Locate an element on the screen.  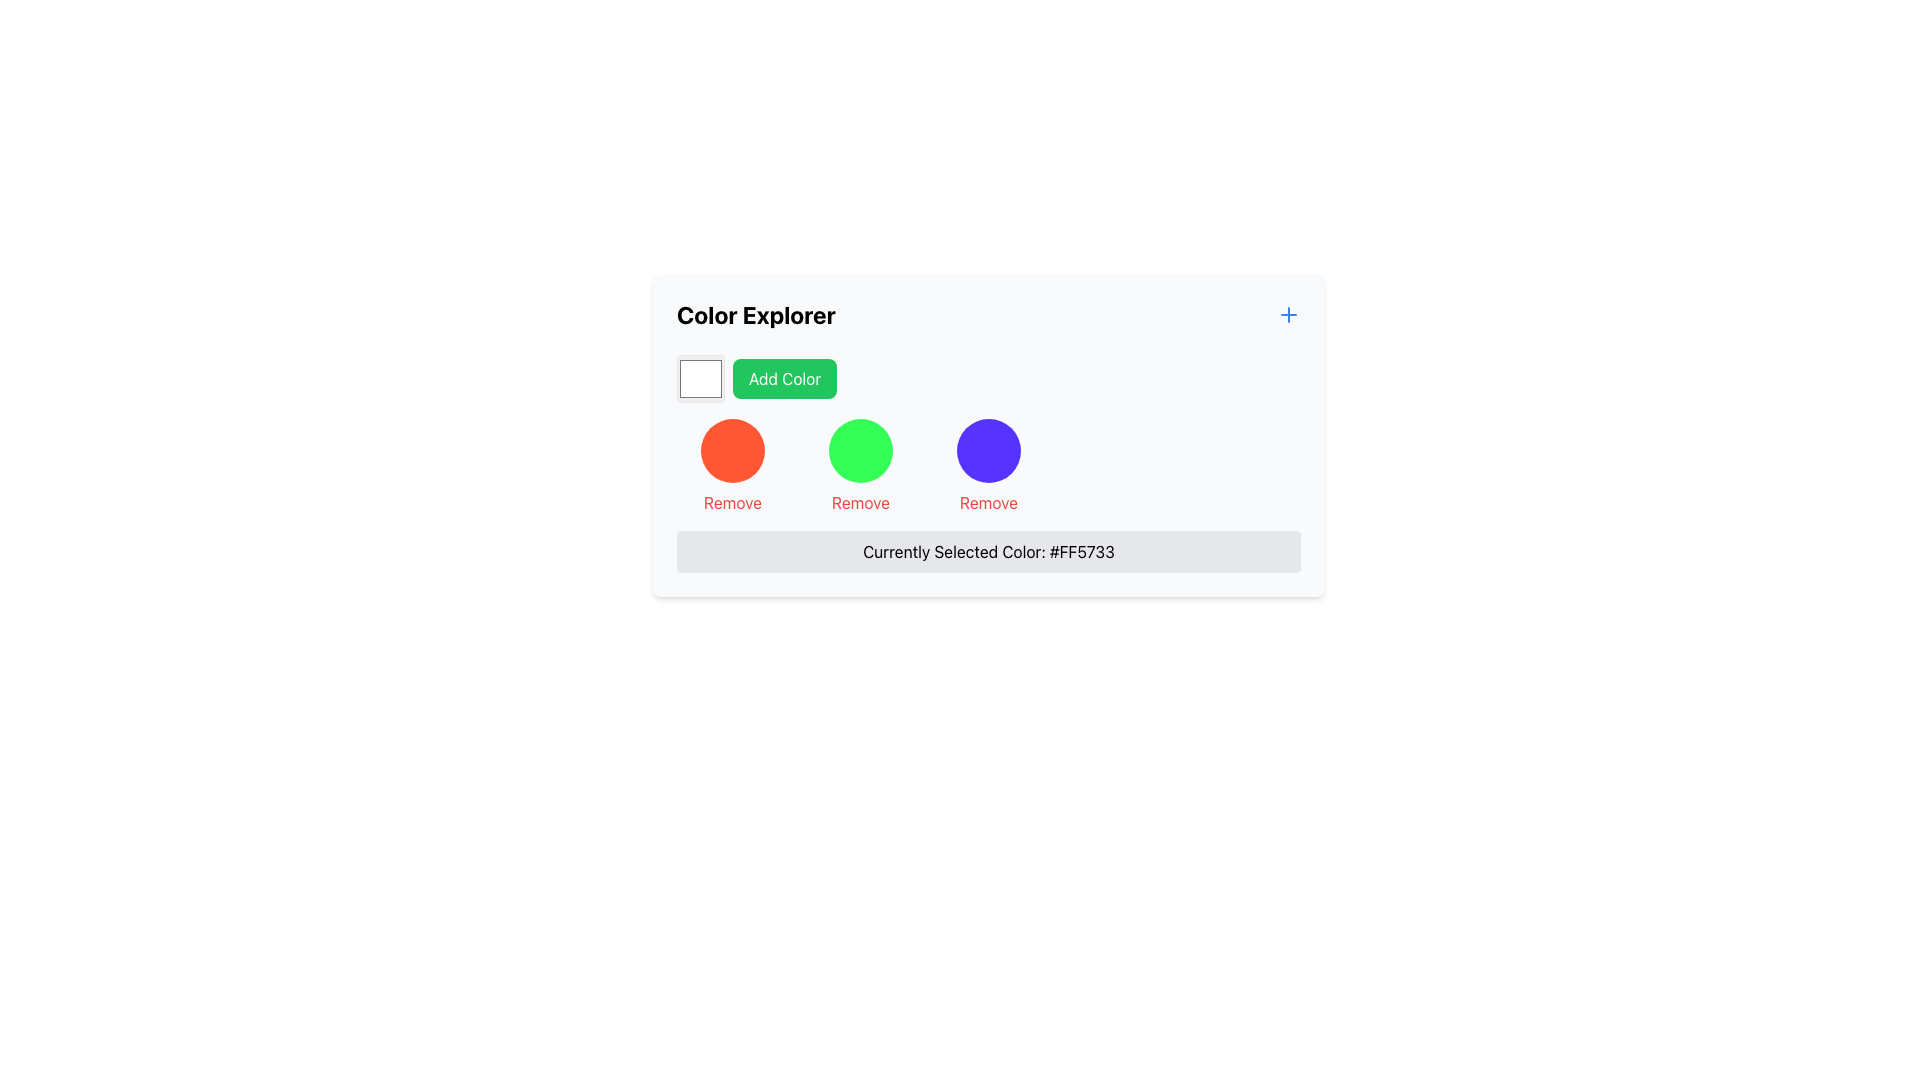
the third circular color representation (purple) in the 'Color Explorer' section, which is located to the right of the red and green circles is located at coordinates (988, 451).